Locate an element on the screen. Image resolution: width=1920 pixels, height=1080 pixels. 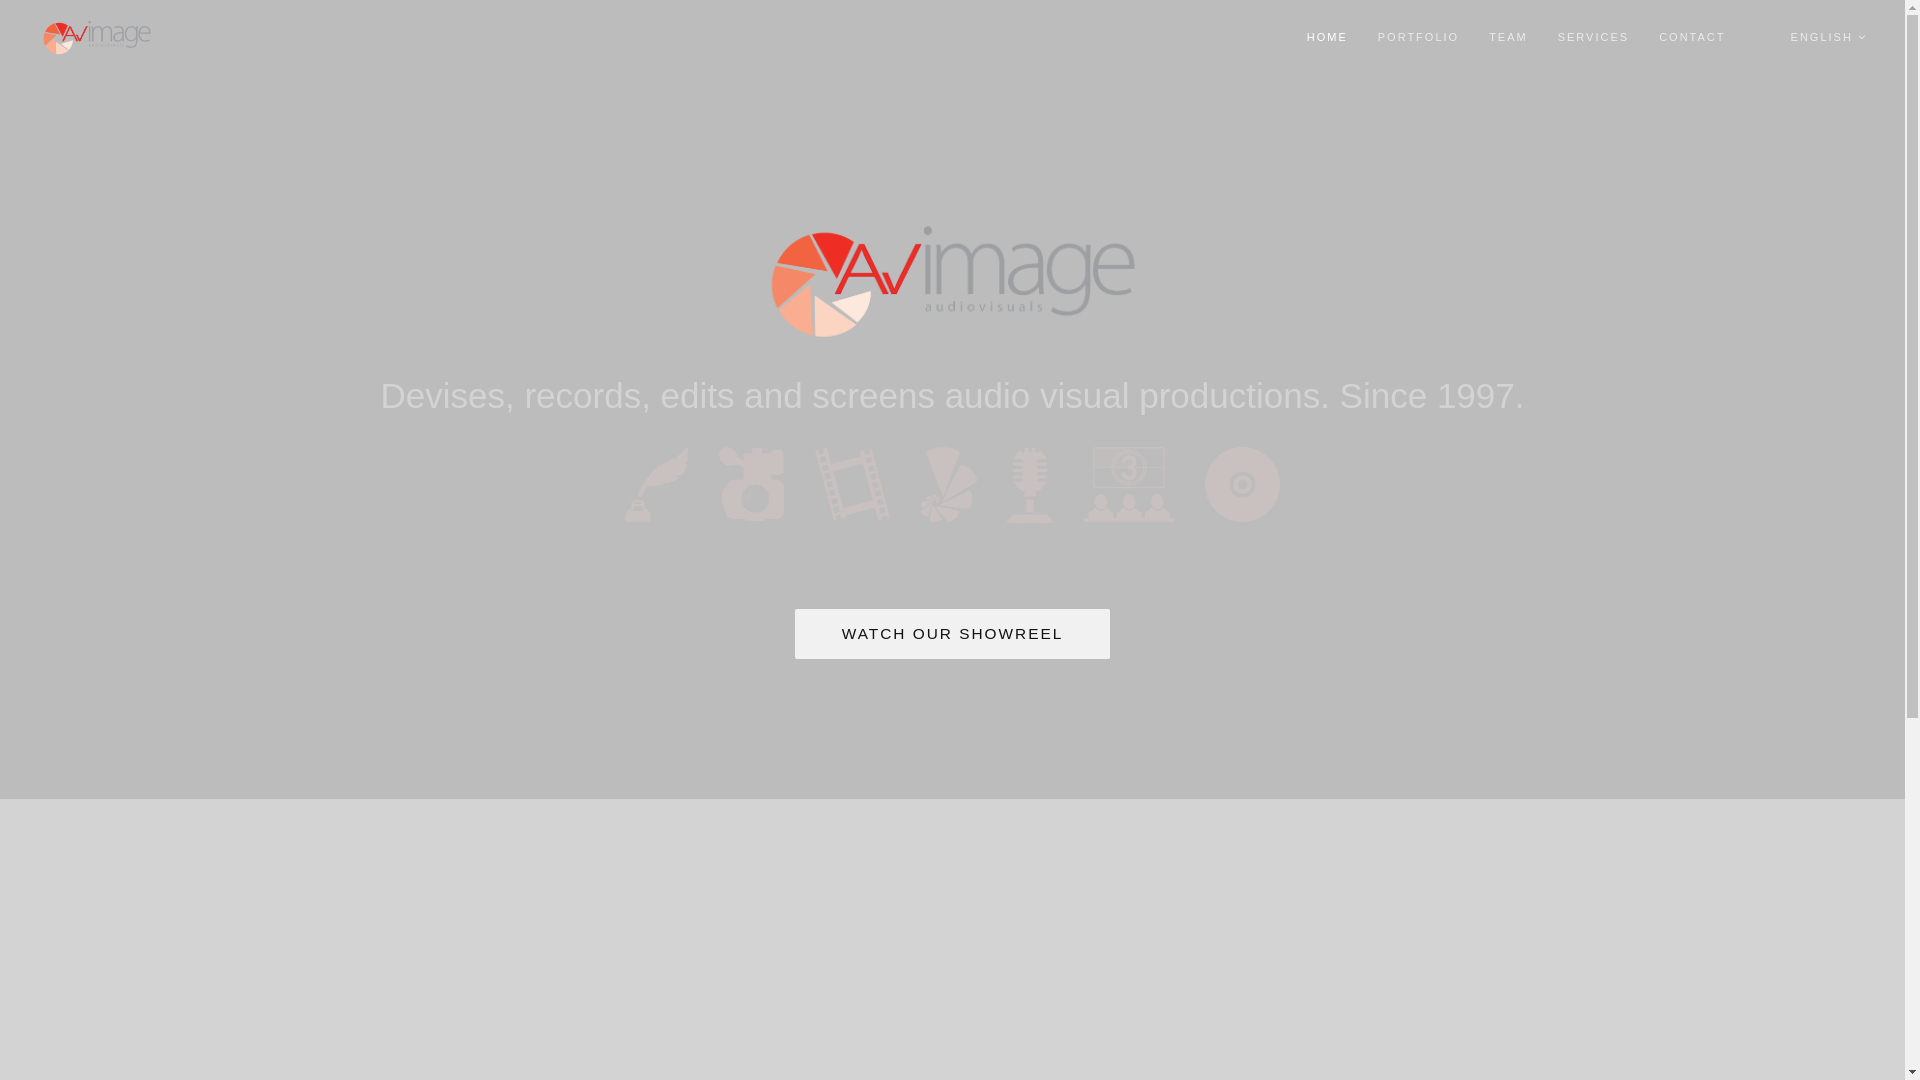
'CONTACT' is located at coordinates (1690, 37).